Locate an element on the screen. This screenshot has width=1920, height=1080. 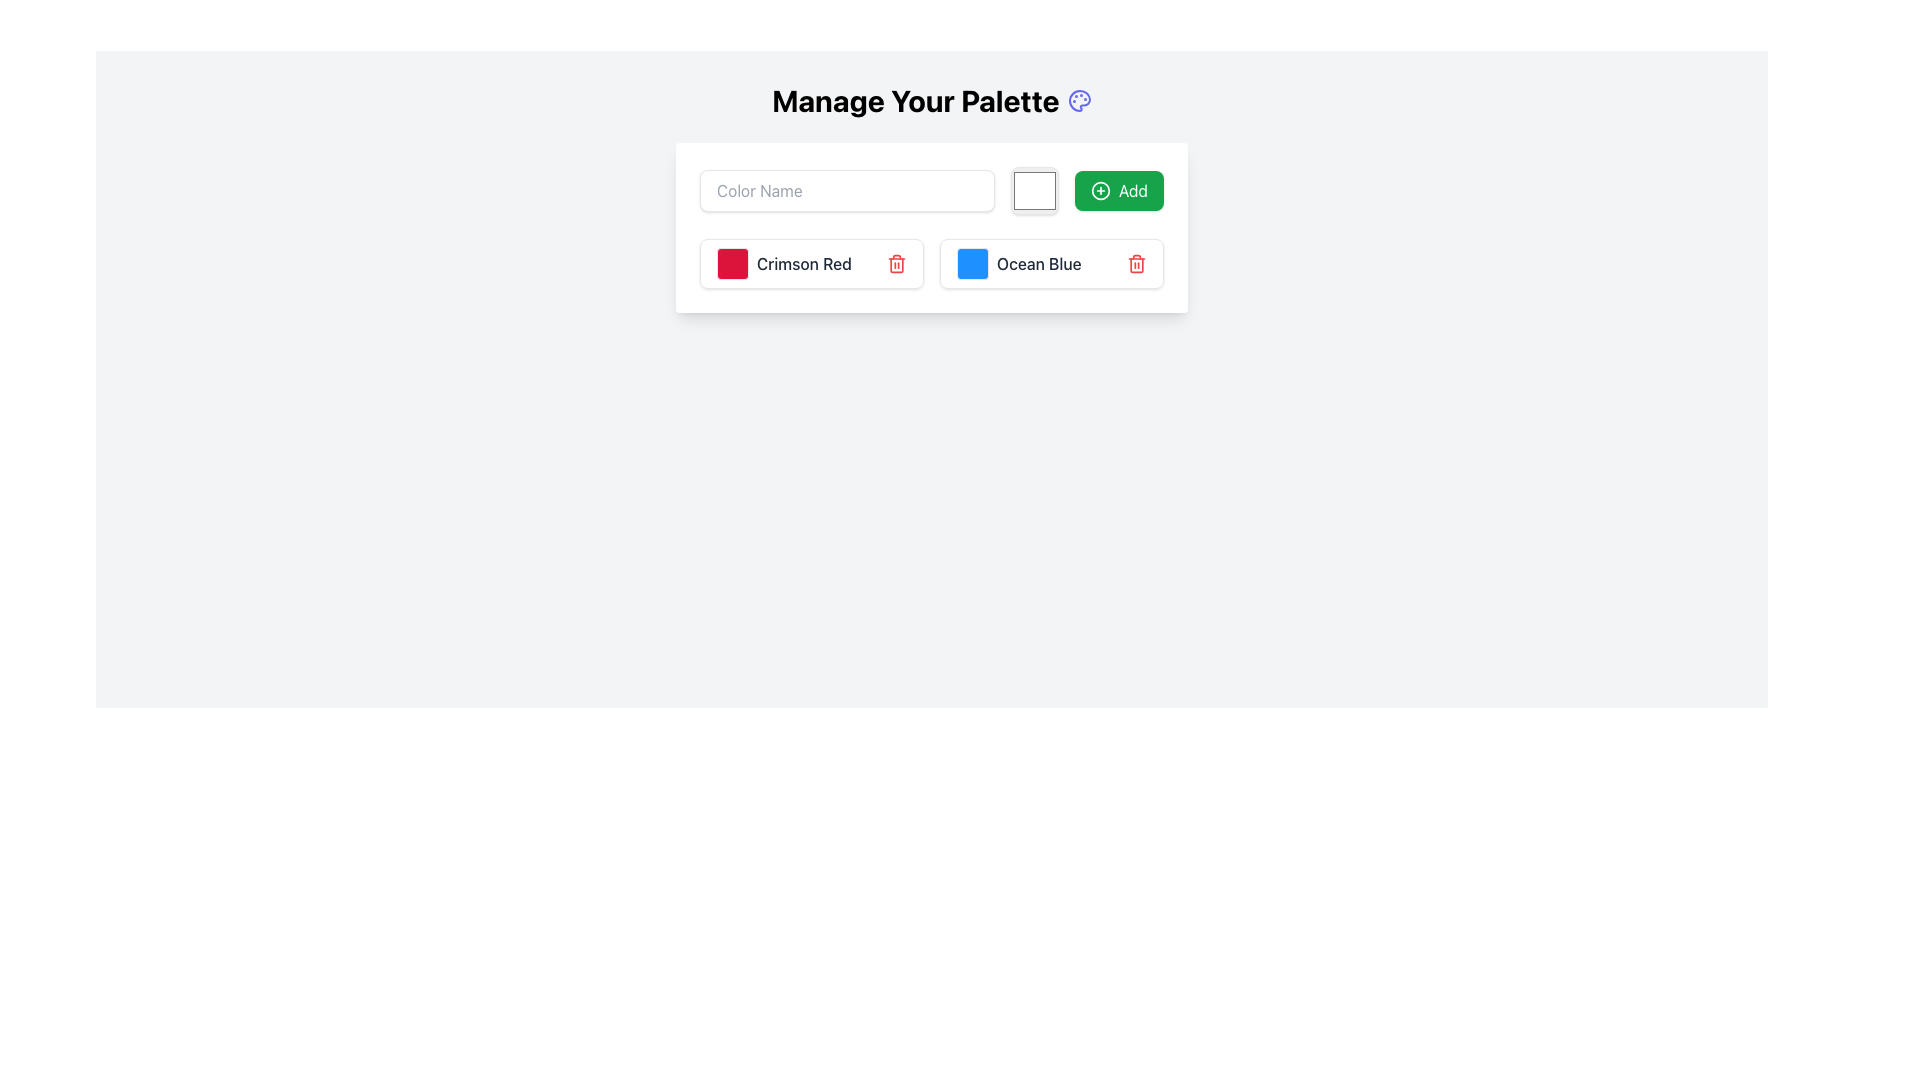
the color representation of the square color indicator box filled with a vibrant blue color (RGB 30, 144, 255) located to the left of the text label 'Ocean Blue' is located at coordinates (973, 262).